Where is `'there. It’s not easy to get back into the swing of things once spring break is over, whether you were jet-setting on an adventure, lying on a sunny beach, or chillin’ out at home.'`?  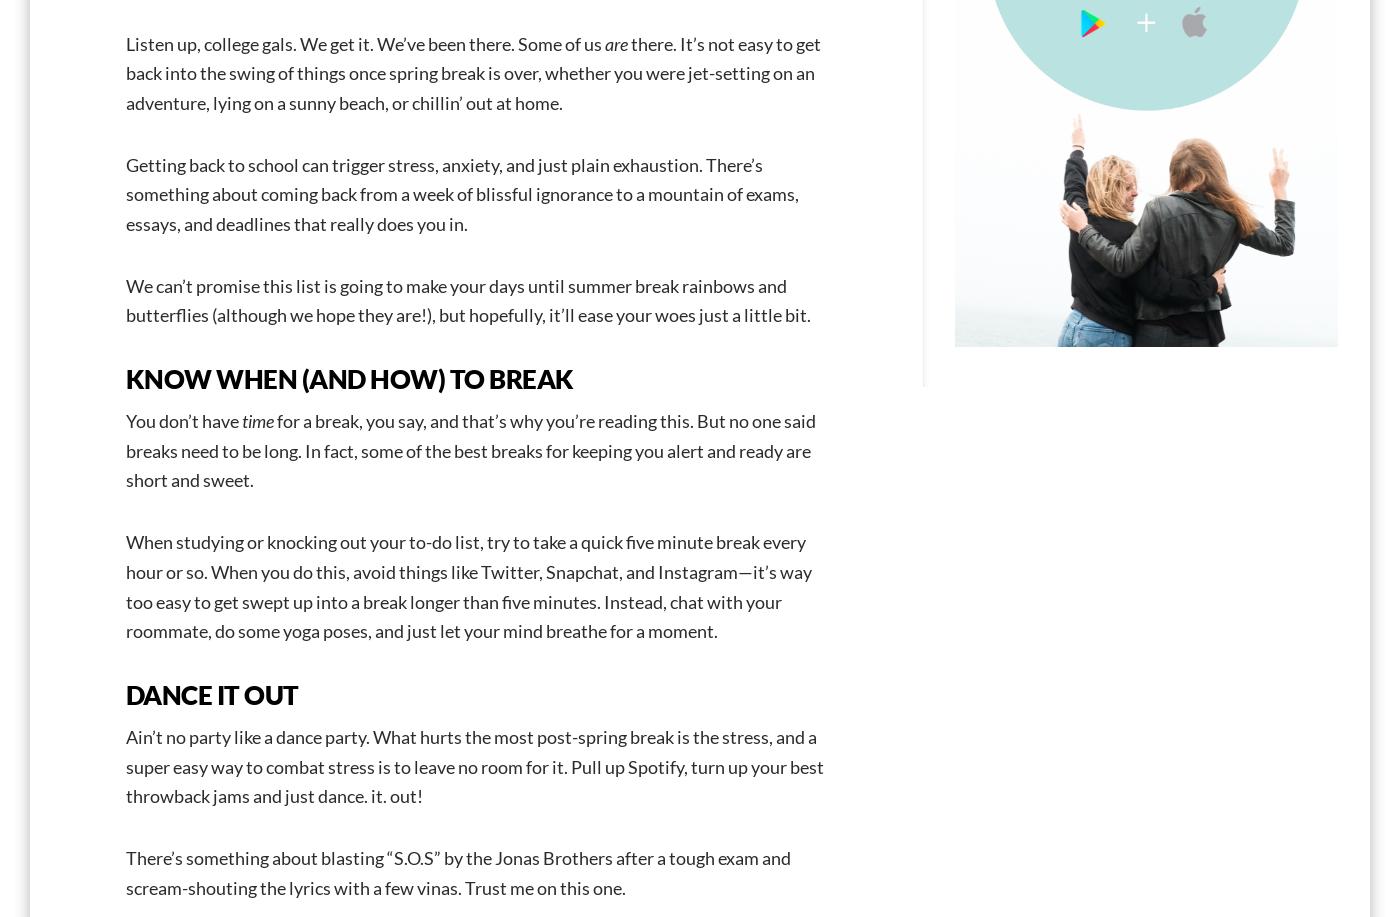
'there. It’s not easy to get back into the swing of things once spring break is over, whether you were jet-setting on an adventure, lying on a sunny beach, or chillin’ out at home.' is located at coordinates (473, 71).